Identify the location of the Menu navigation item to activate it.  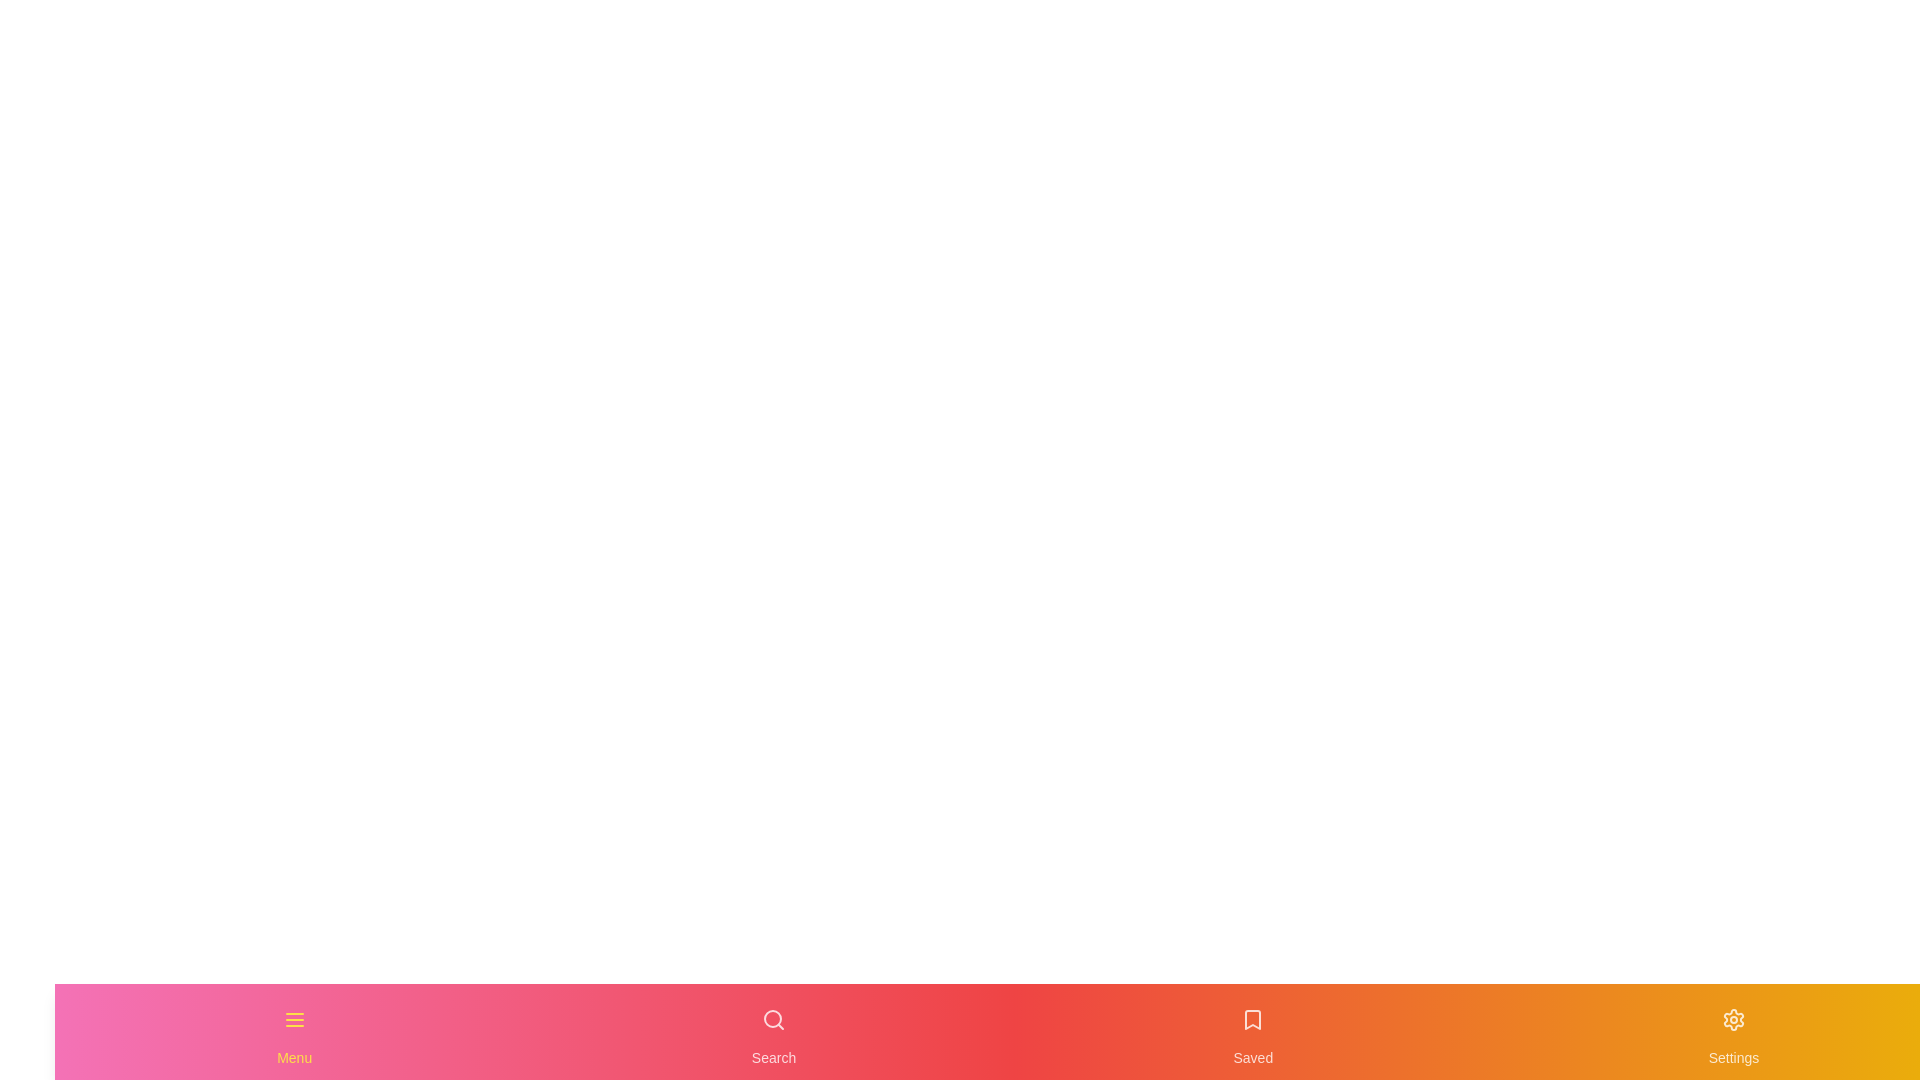
(293, 1032).